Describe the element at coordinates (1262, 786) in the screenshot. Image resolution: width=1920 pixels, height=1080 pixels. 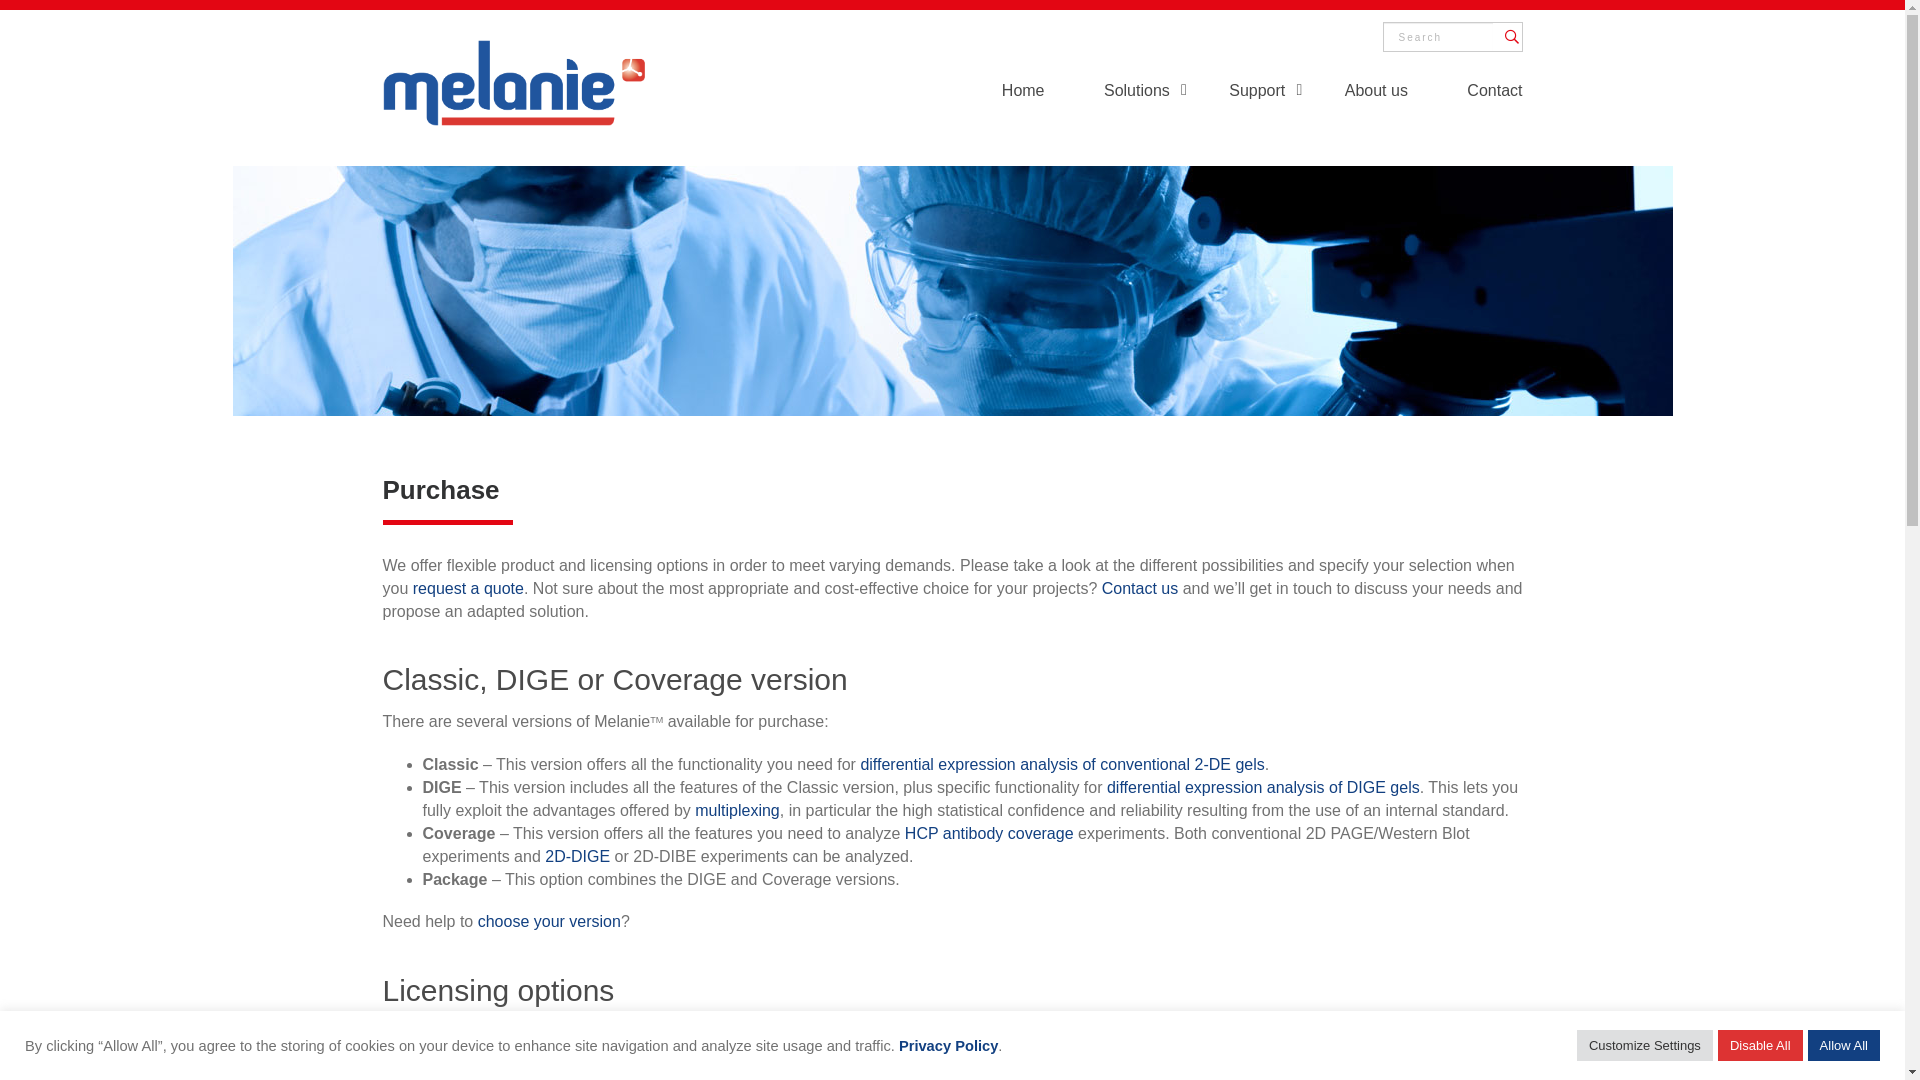
I see `'differential expression analysis of DIGE gels'` at that location.